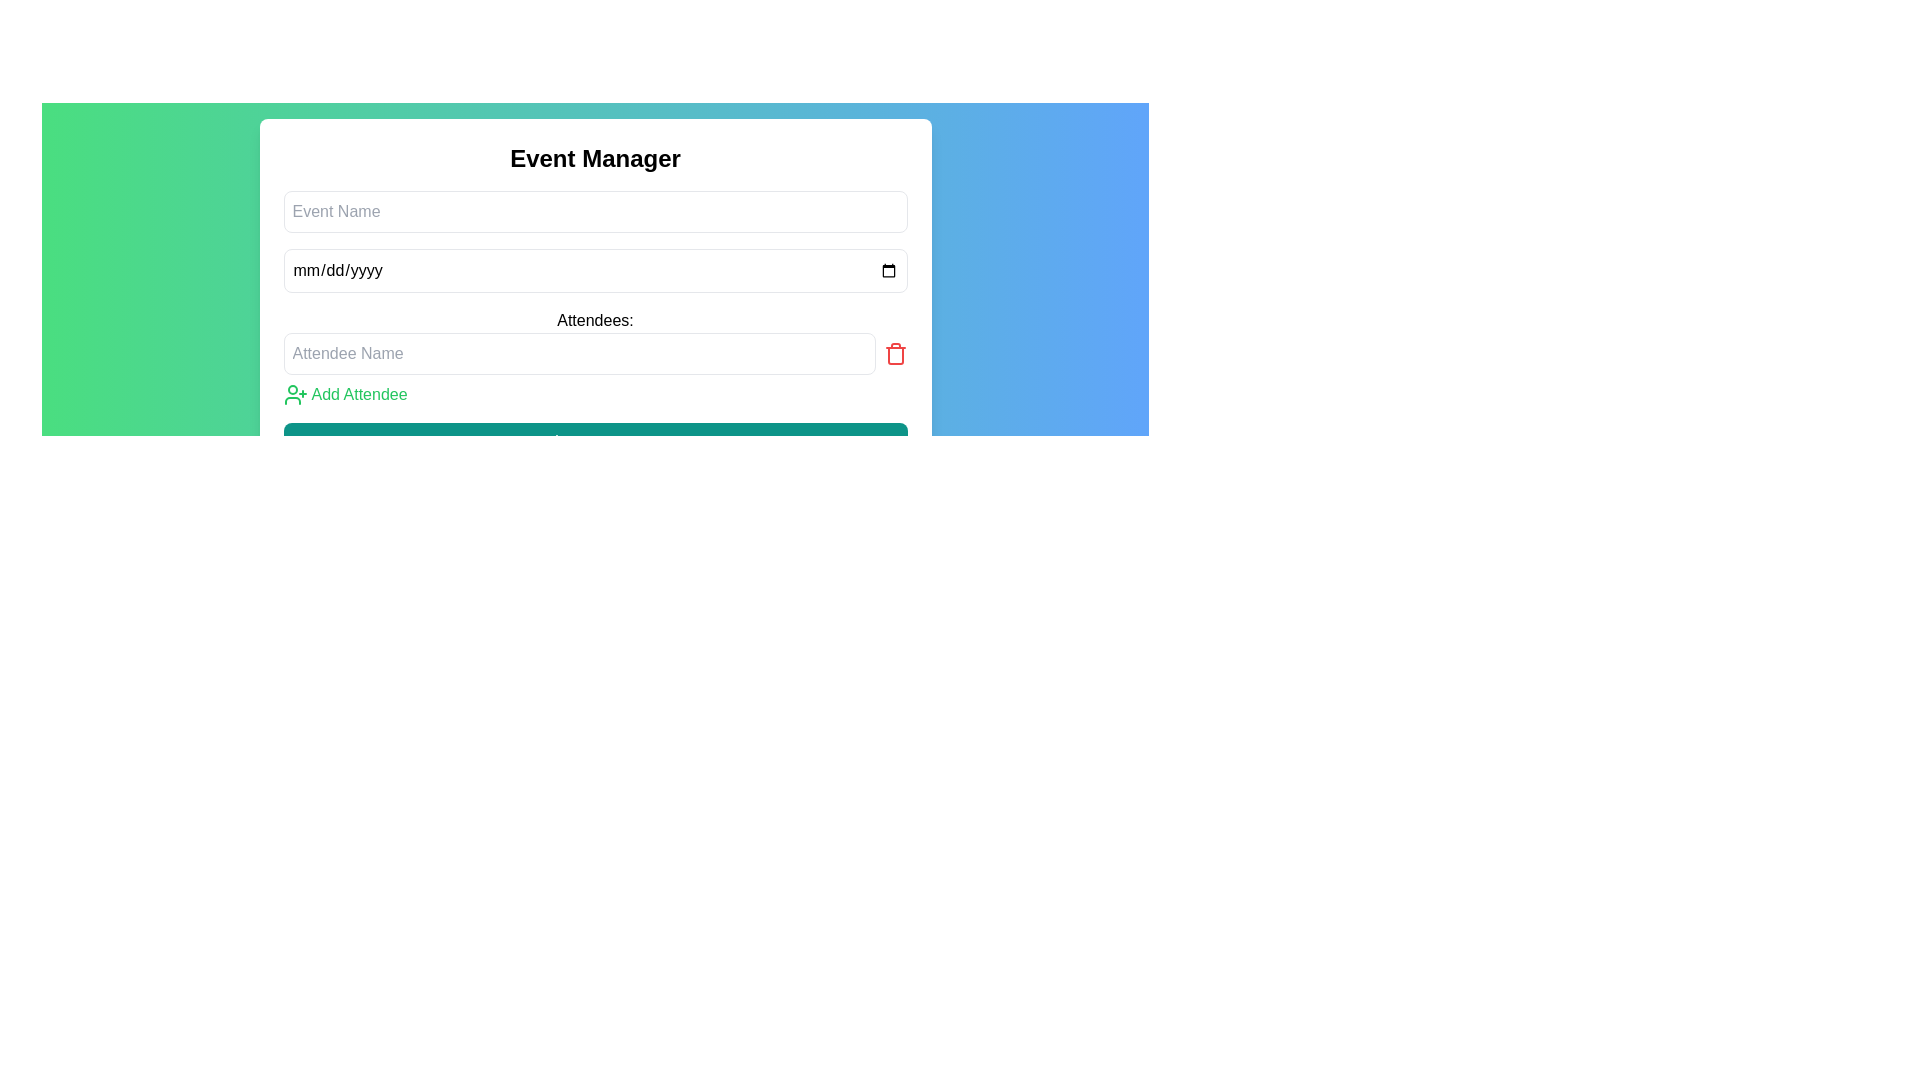 The image size is (1920, 1080). Describe the element at coordinates (345, 394) in the screenshot. I see `the 'Add Attendee' button located at the bottom of the 'Attendees:' section, which features a green icon with a plus sign and the label 'Add Attendee'` at that location.